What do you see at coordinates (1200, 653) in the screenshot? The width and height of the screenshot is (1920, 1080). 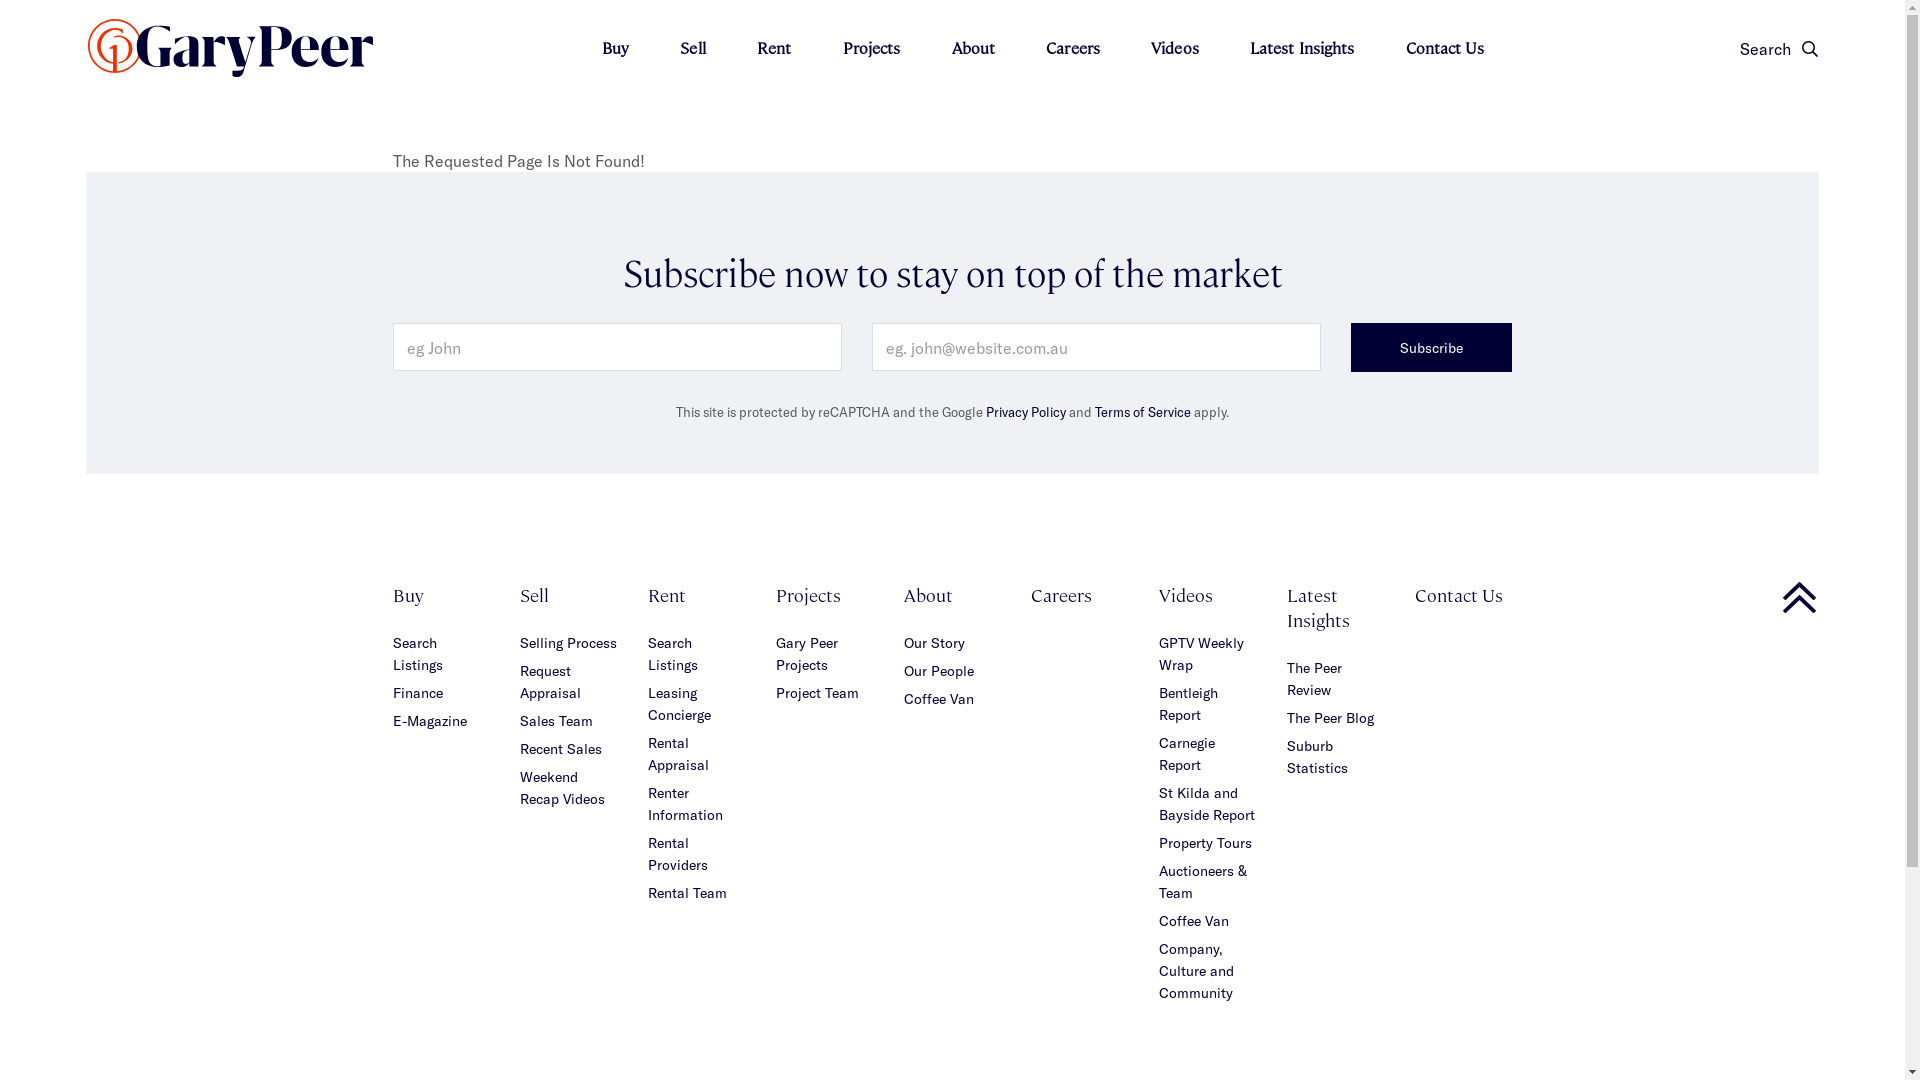 I see `'GPTV Weekly Wrap'` at bounding box center [1200, 653].